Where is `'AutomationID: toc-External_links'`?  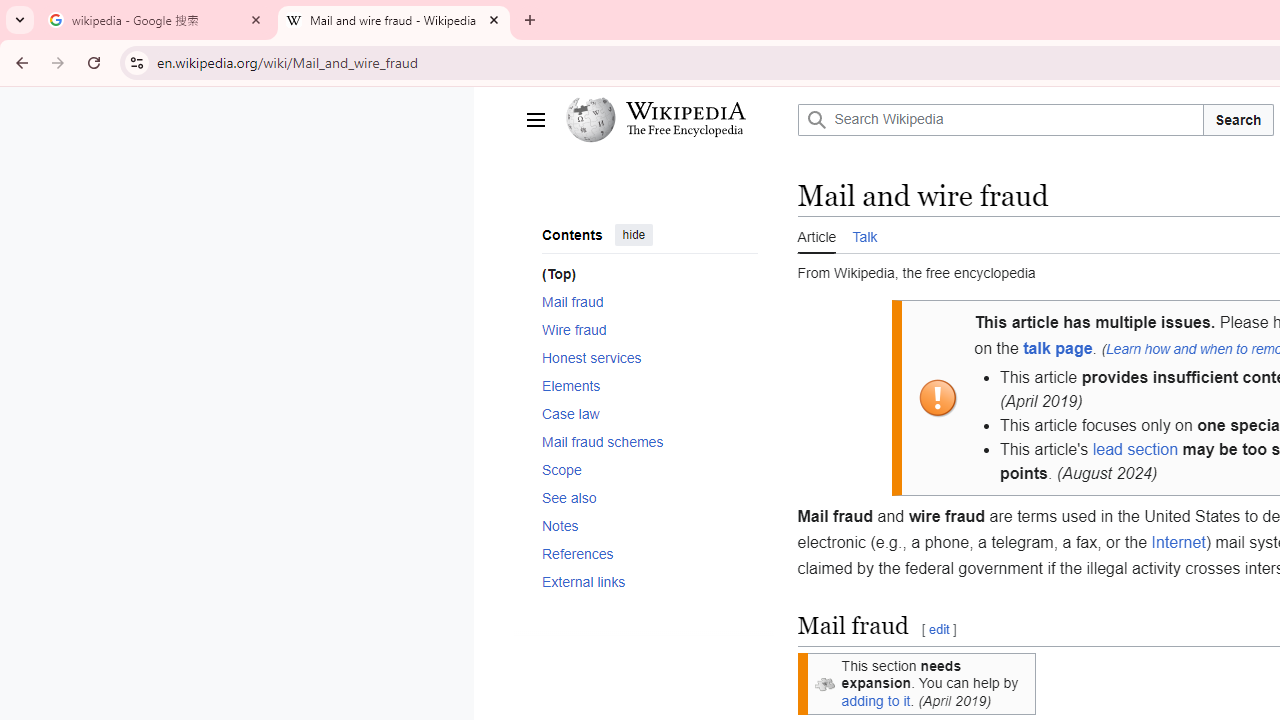
'AutomationID: toc-External_links' is located at coordinates (643, 581).